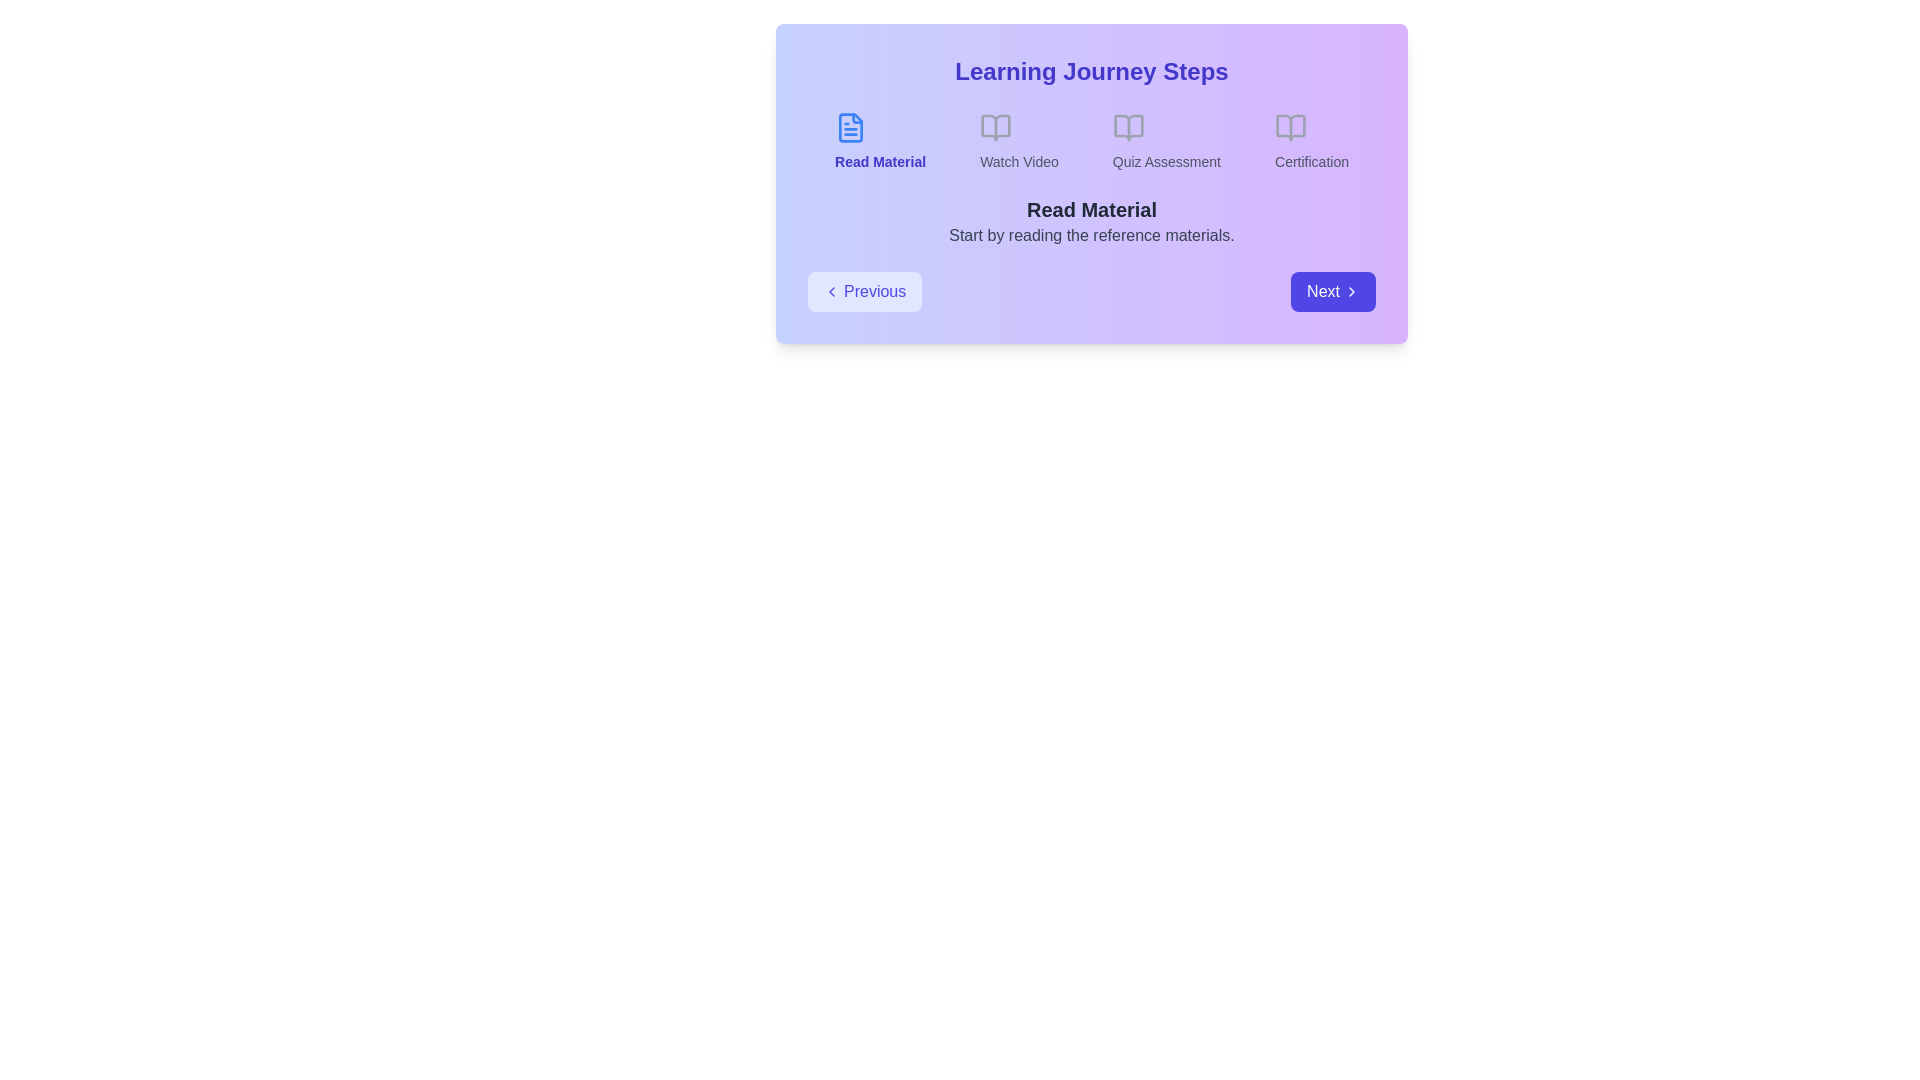 The height and width of the screenshot is (1080, 1920). What do you see at coordinates (1333, 292) in the screenshot?
I see `the 'Next' navigation button located at the bottom-right of the central card to advance to the next step` at bounding box center [1333, 292].